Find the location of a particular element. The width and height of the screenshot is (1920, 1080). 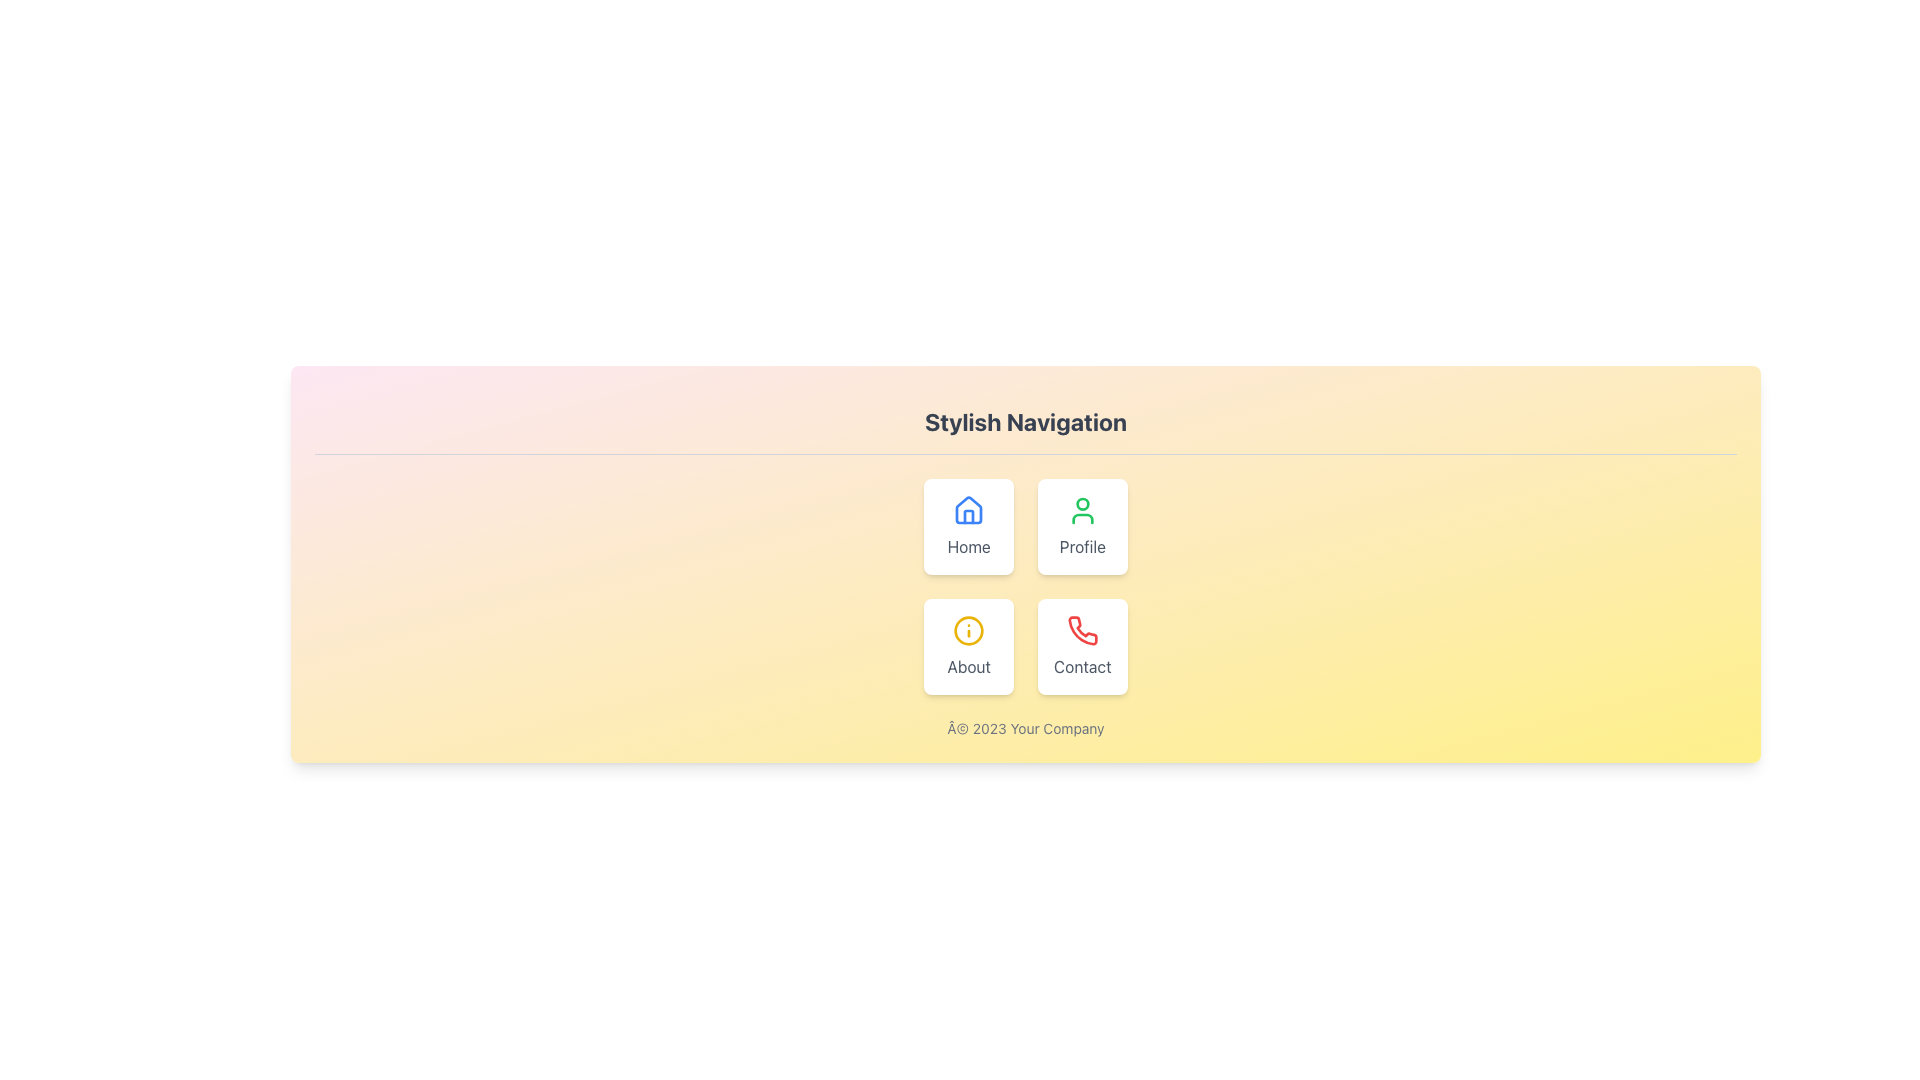

the Navigation Button located in the upper-left quadrant of the navigation grid is located at coordinates (969, 526).